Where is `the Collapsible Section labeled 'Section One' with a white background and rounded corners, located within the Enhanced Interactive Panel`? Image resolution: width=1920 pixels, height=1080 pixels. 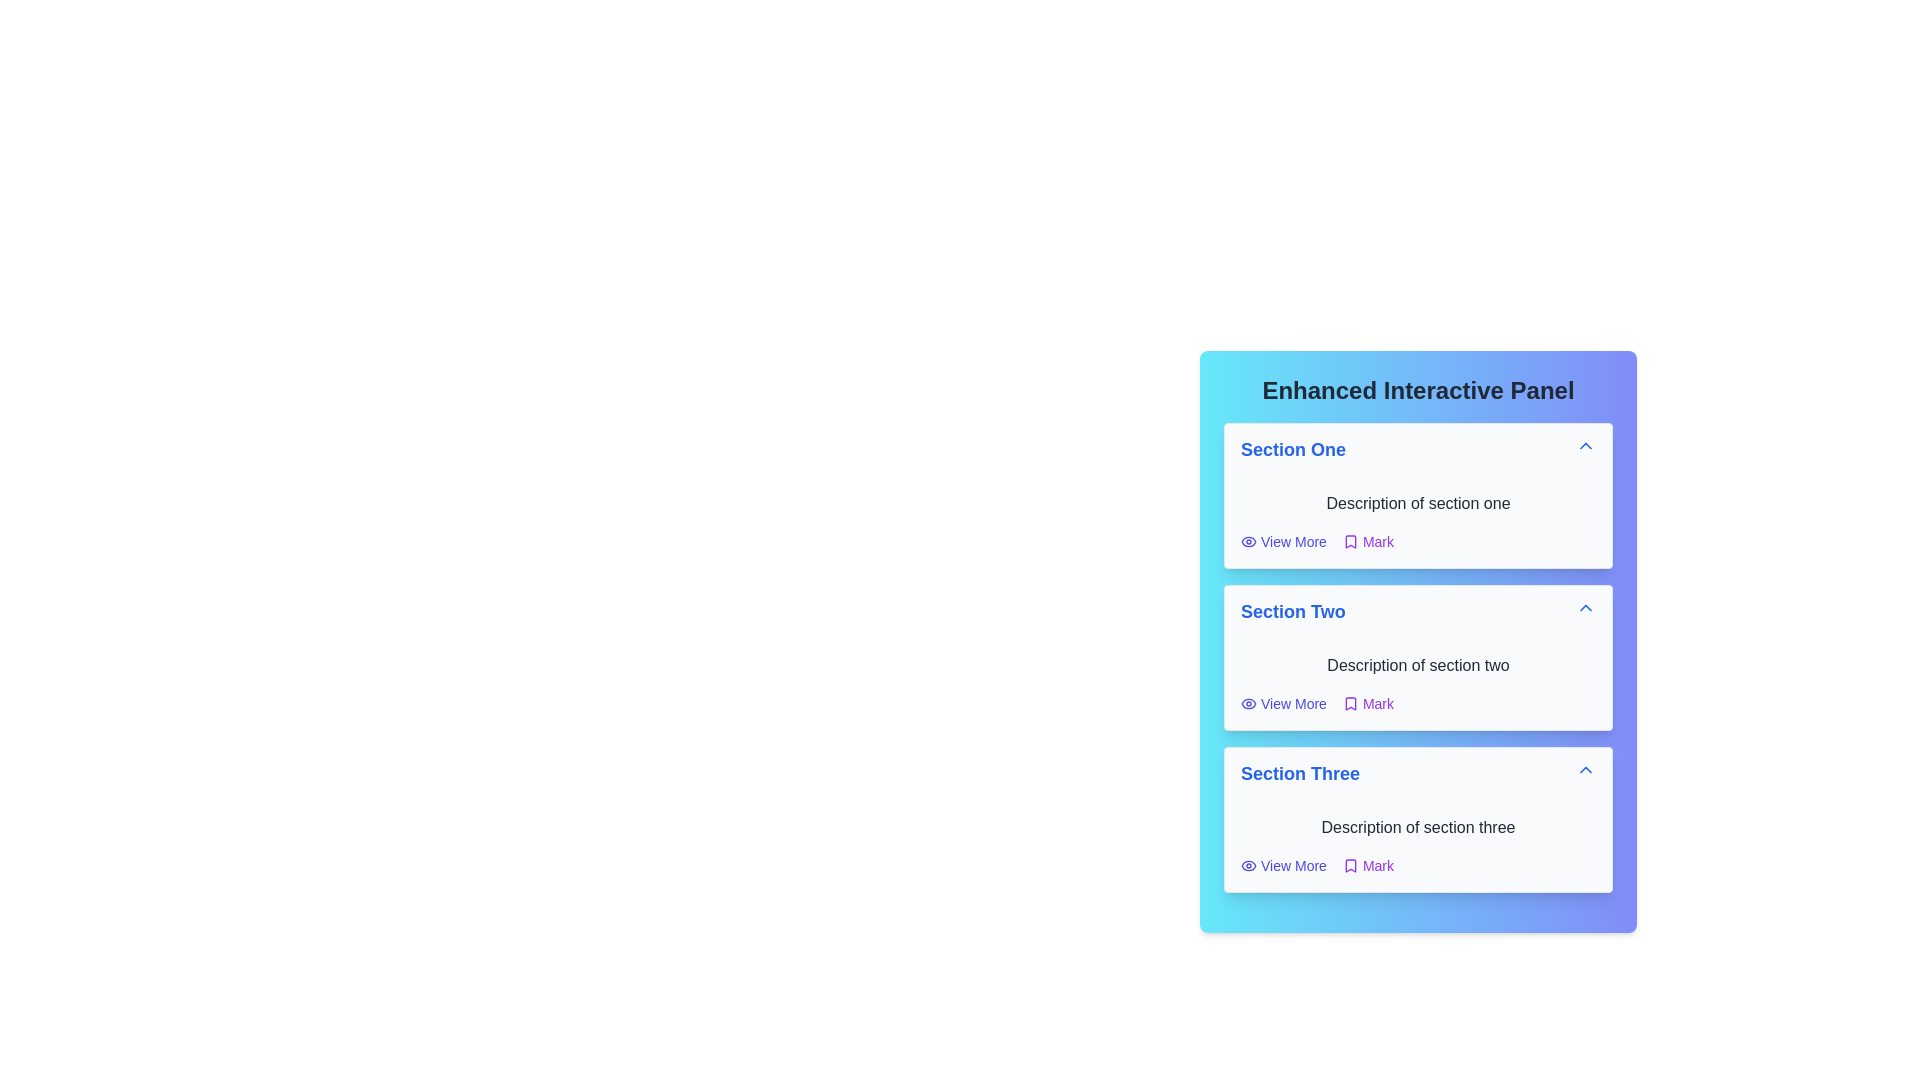
the Collapsible Section labeled 'Section One' with a white background and rounded corners, located within the Enhanced Interactive Panel is located at coordinates (1417, 495).